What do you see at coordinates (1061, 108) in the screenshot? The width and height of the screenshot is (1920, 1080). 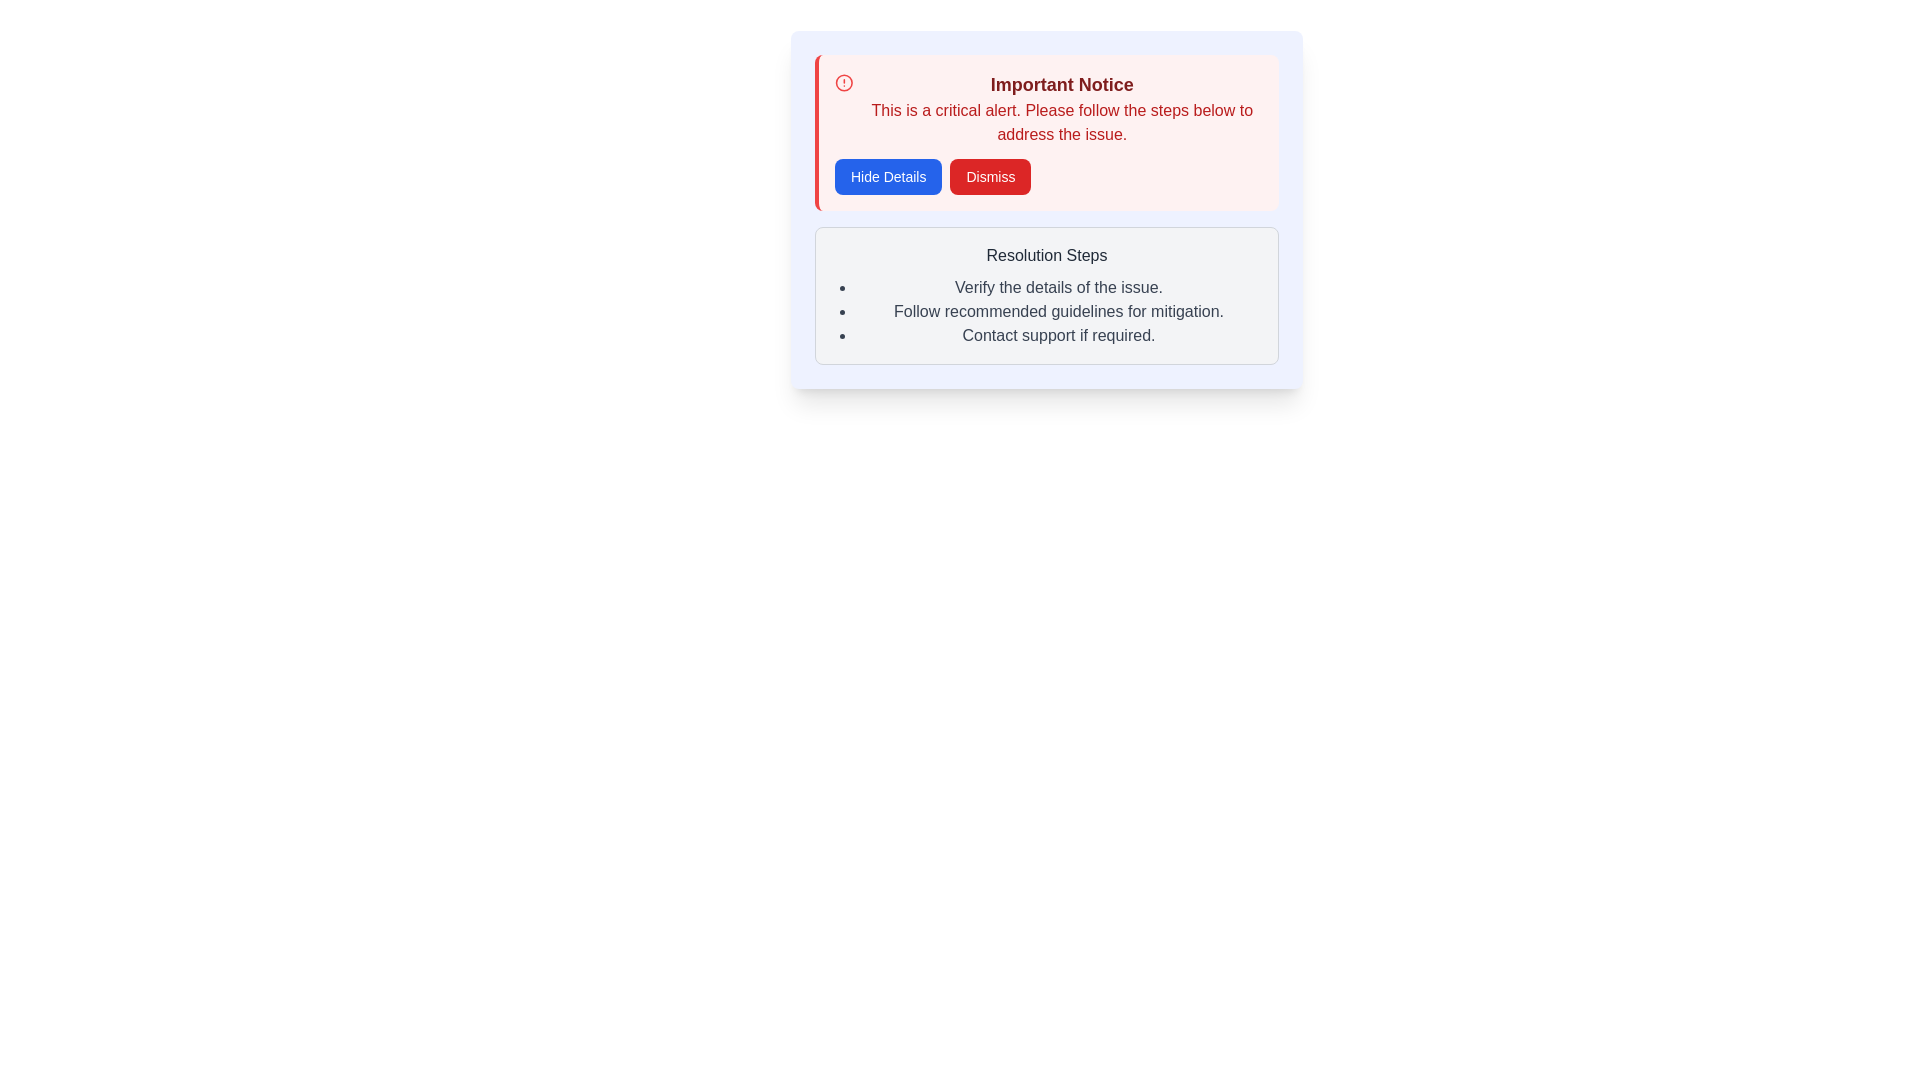 I see `alert text from the Text Block labeled 'Important Notice' which is visually emphasized in bold and deep red, followed by a smaller paragraph detailing the critical alert` at bounding box center [1061, 108].